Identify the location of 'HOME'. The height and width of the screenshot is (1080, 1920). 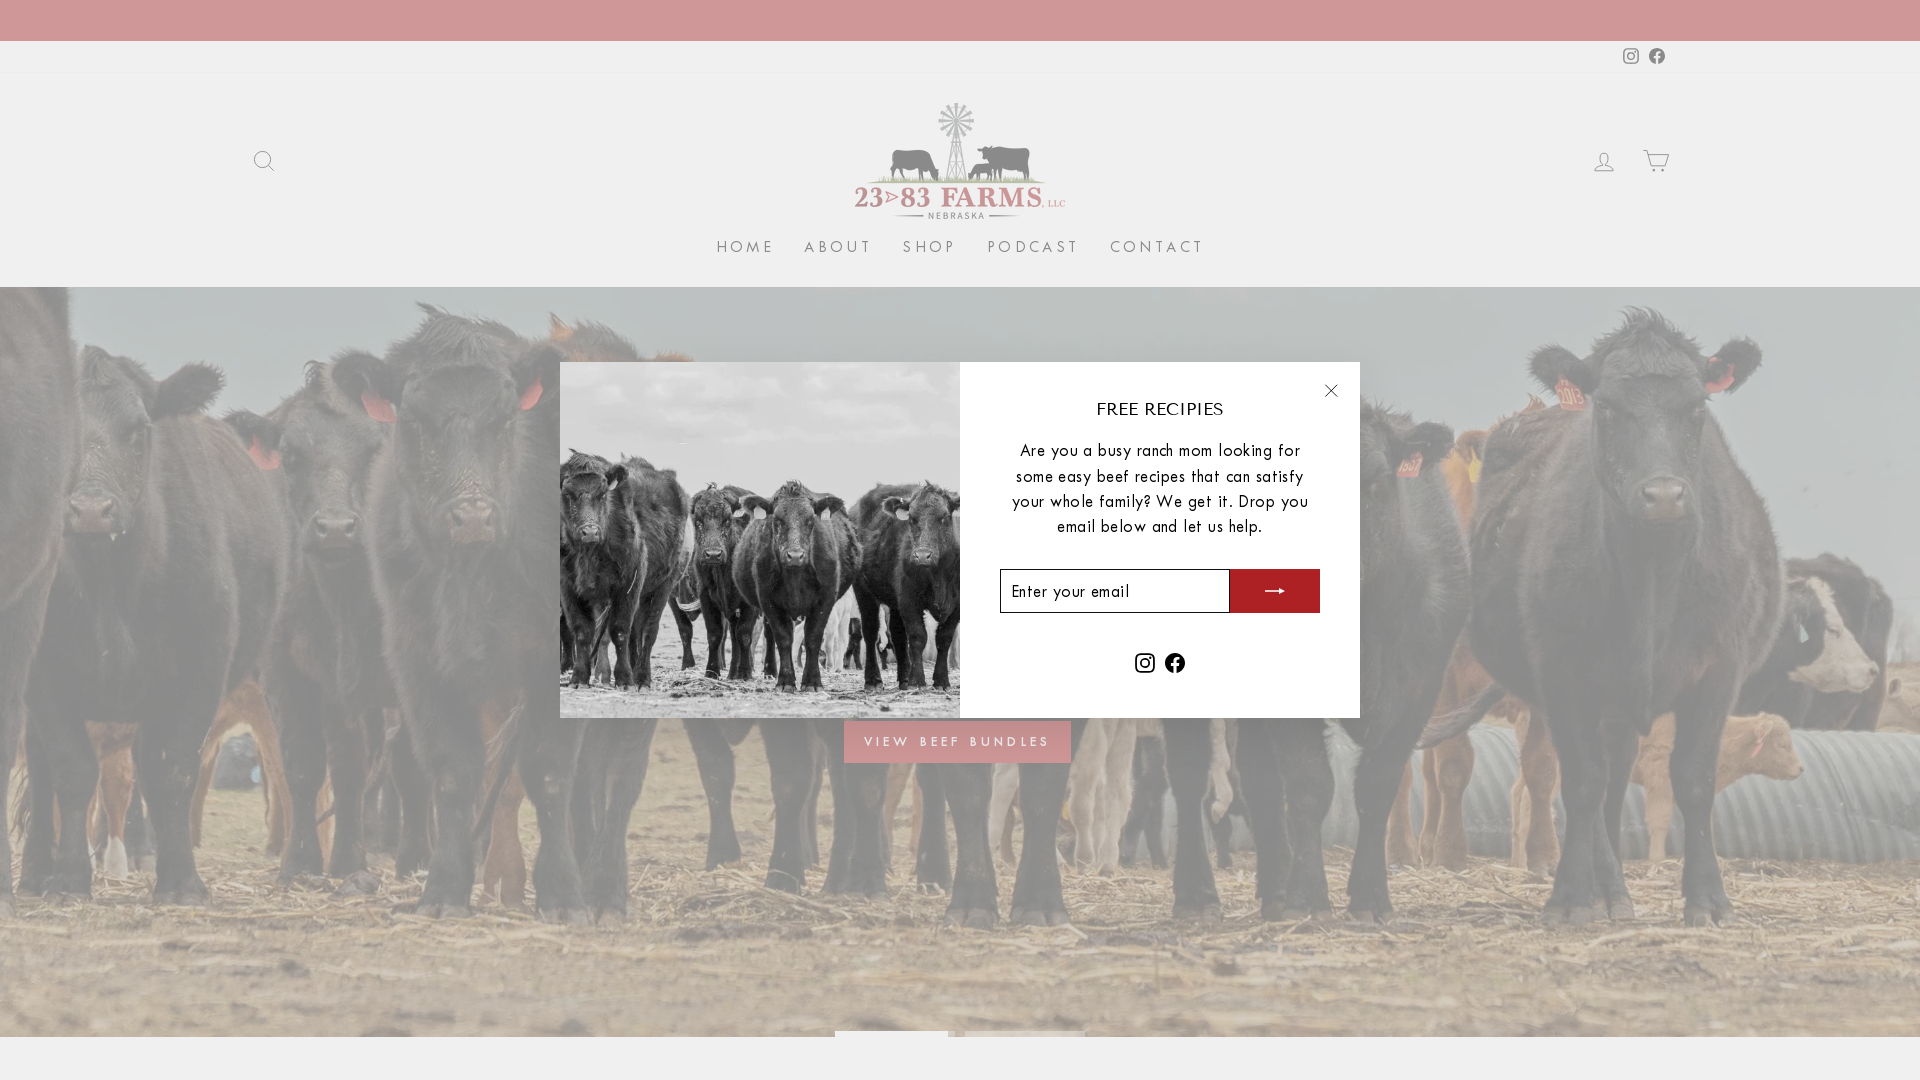
(744, 246).